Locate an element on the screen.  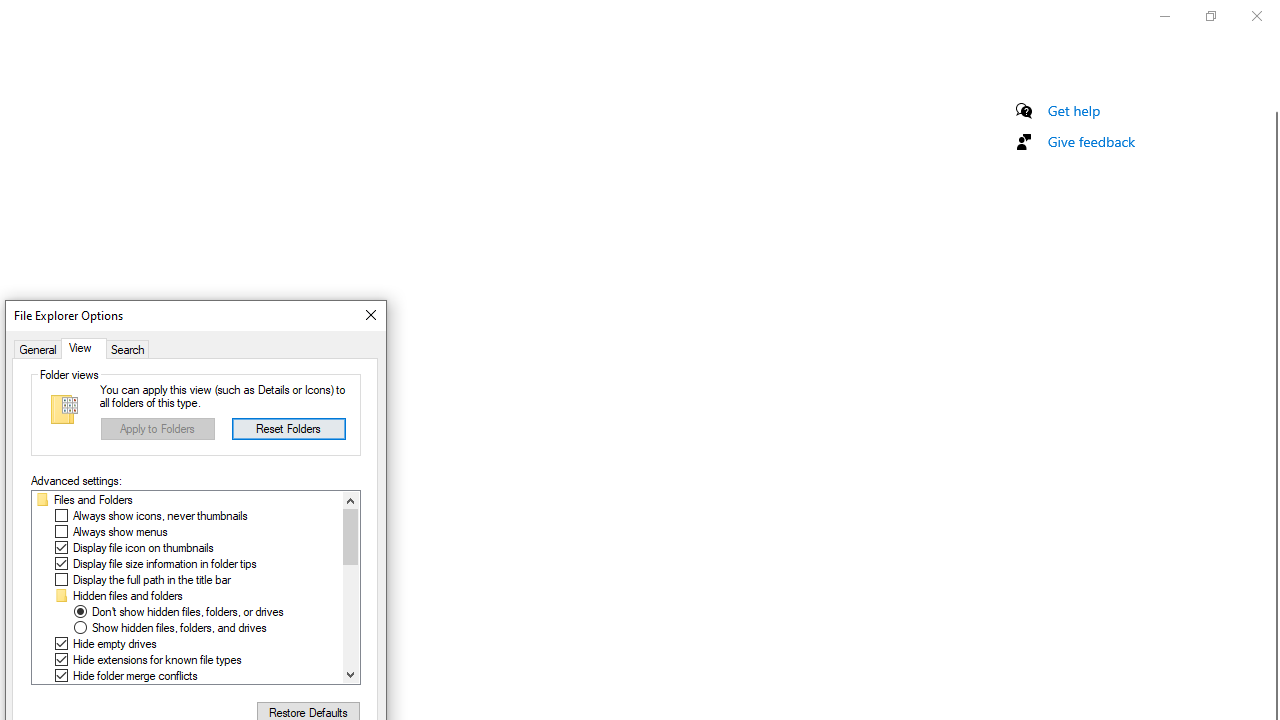
'Hide folder merge conflicts' is located at coordinates (134, 675).